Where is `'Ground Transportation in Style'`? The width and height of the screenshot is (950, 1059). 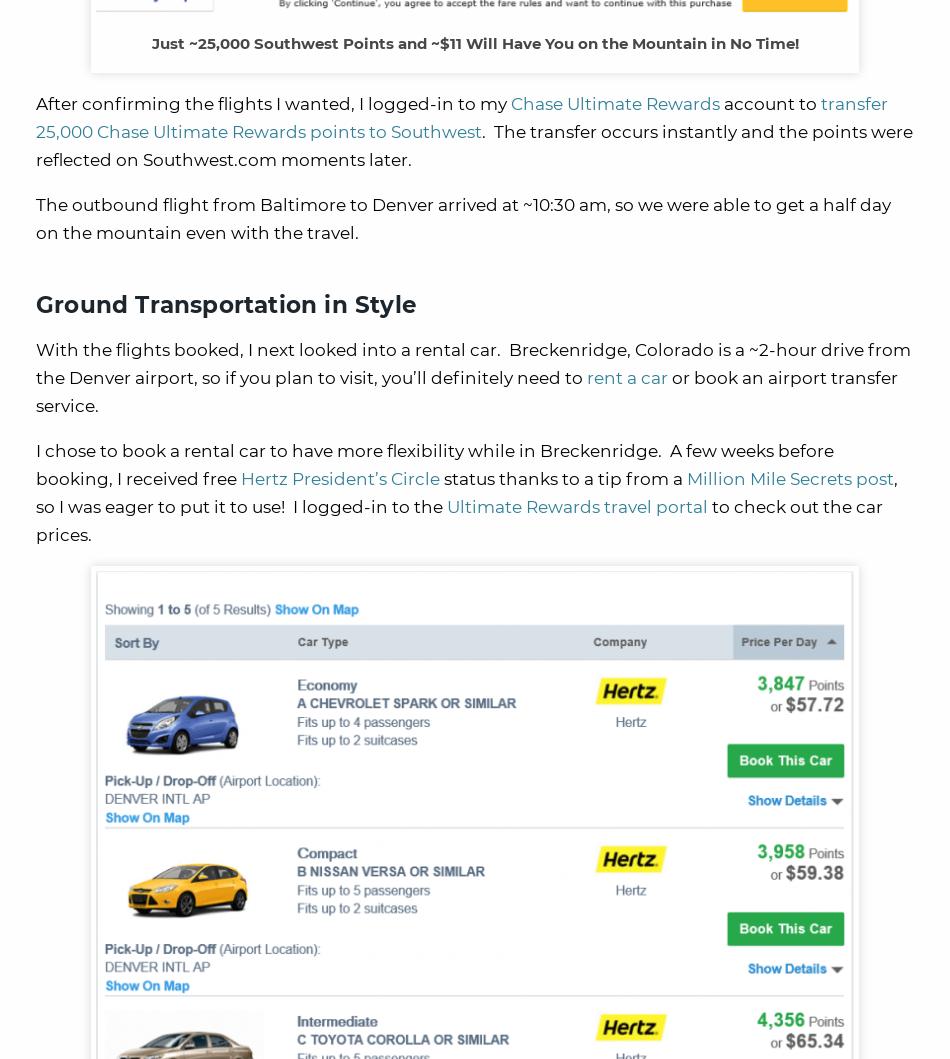 'Ground Transportation in Style' is located at coordinates (226, 304).